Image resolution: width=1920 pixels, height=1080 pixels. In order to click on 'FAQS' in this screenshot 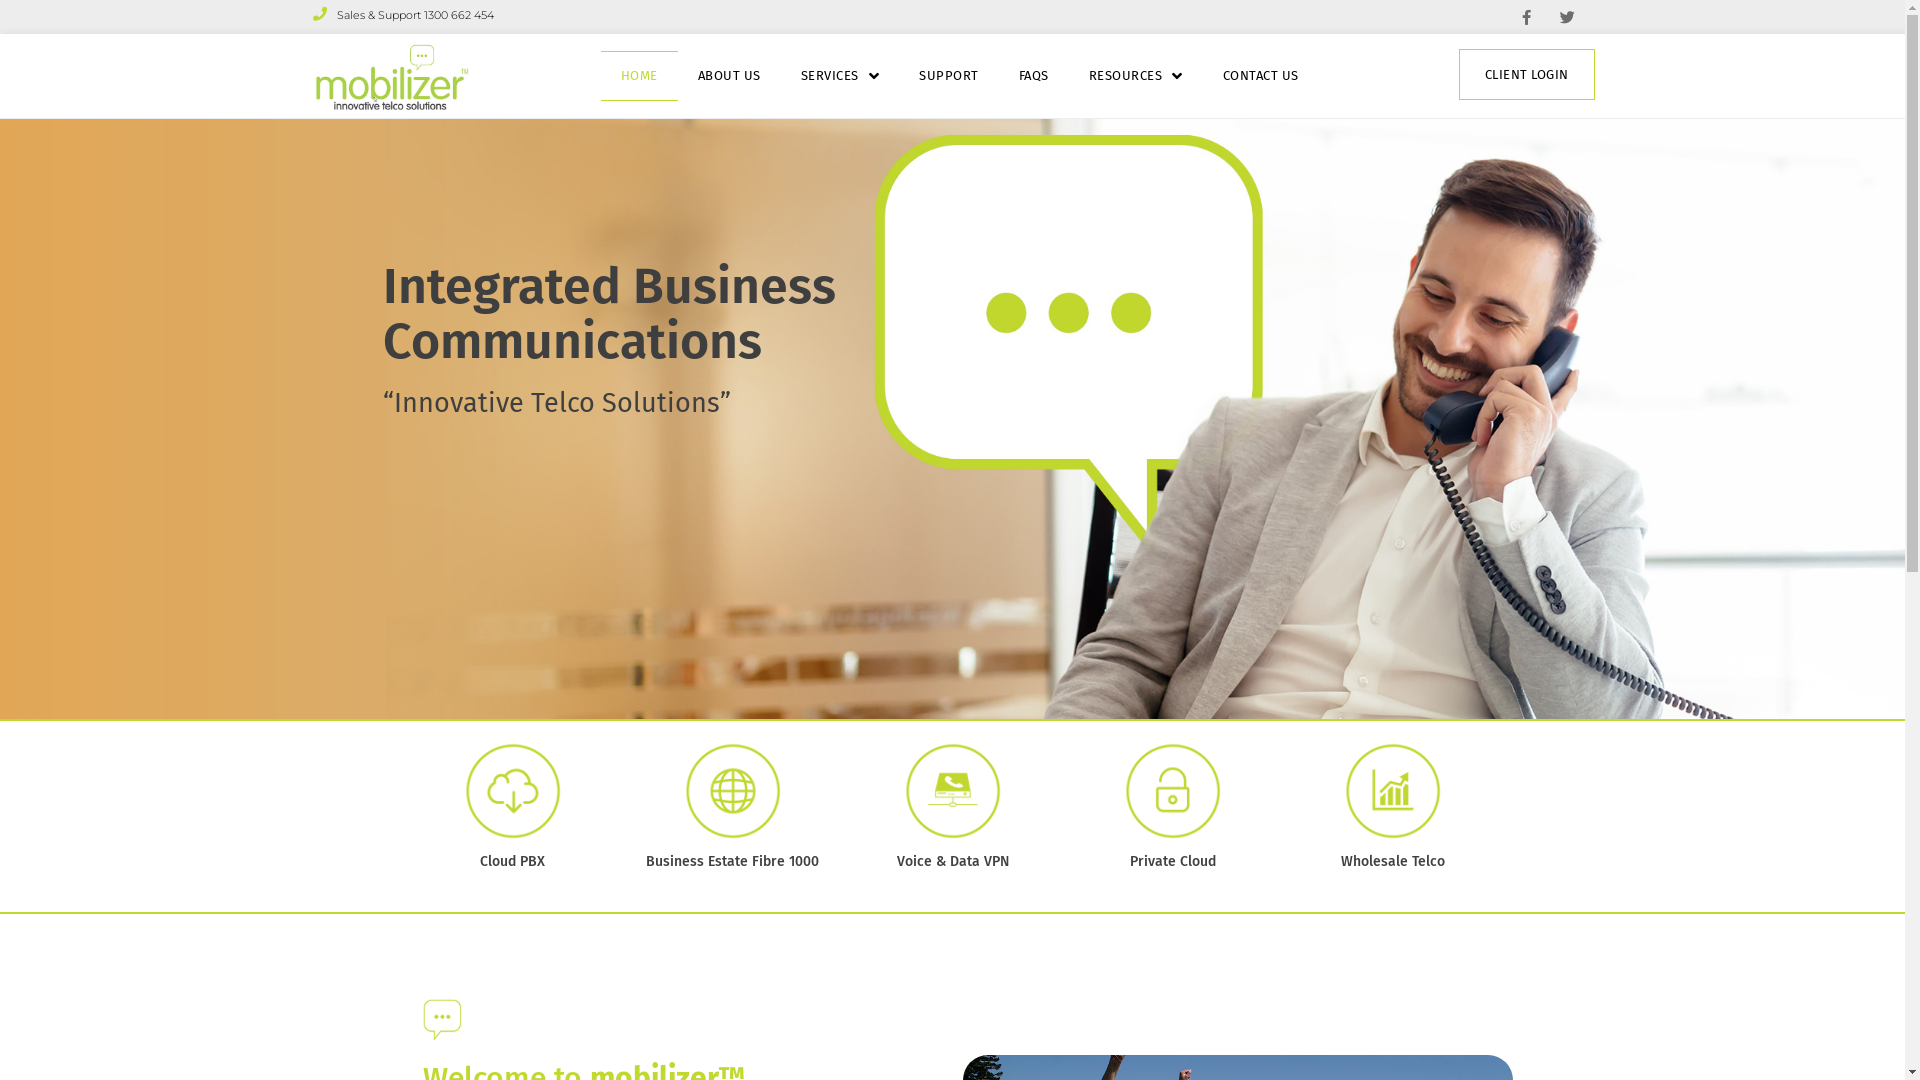, I will do `click(1033, 75)`.